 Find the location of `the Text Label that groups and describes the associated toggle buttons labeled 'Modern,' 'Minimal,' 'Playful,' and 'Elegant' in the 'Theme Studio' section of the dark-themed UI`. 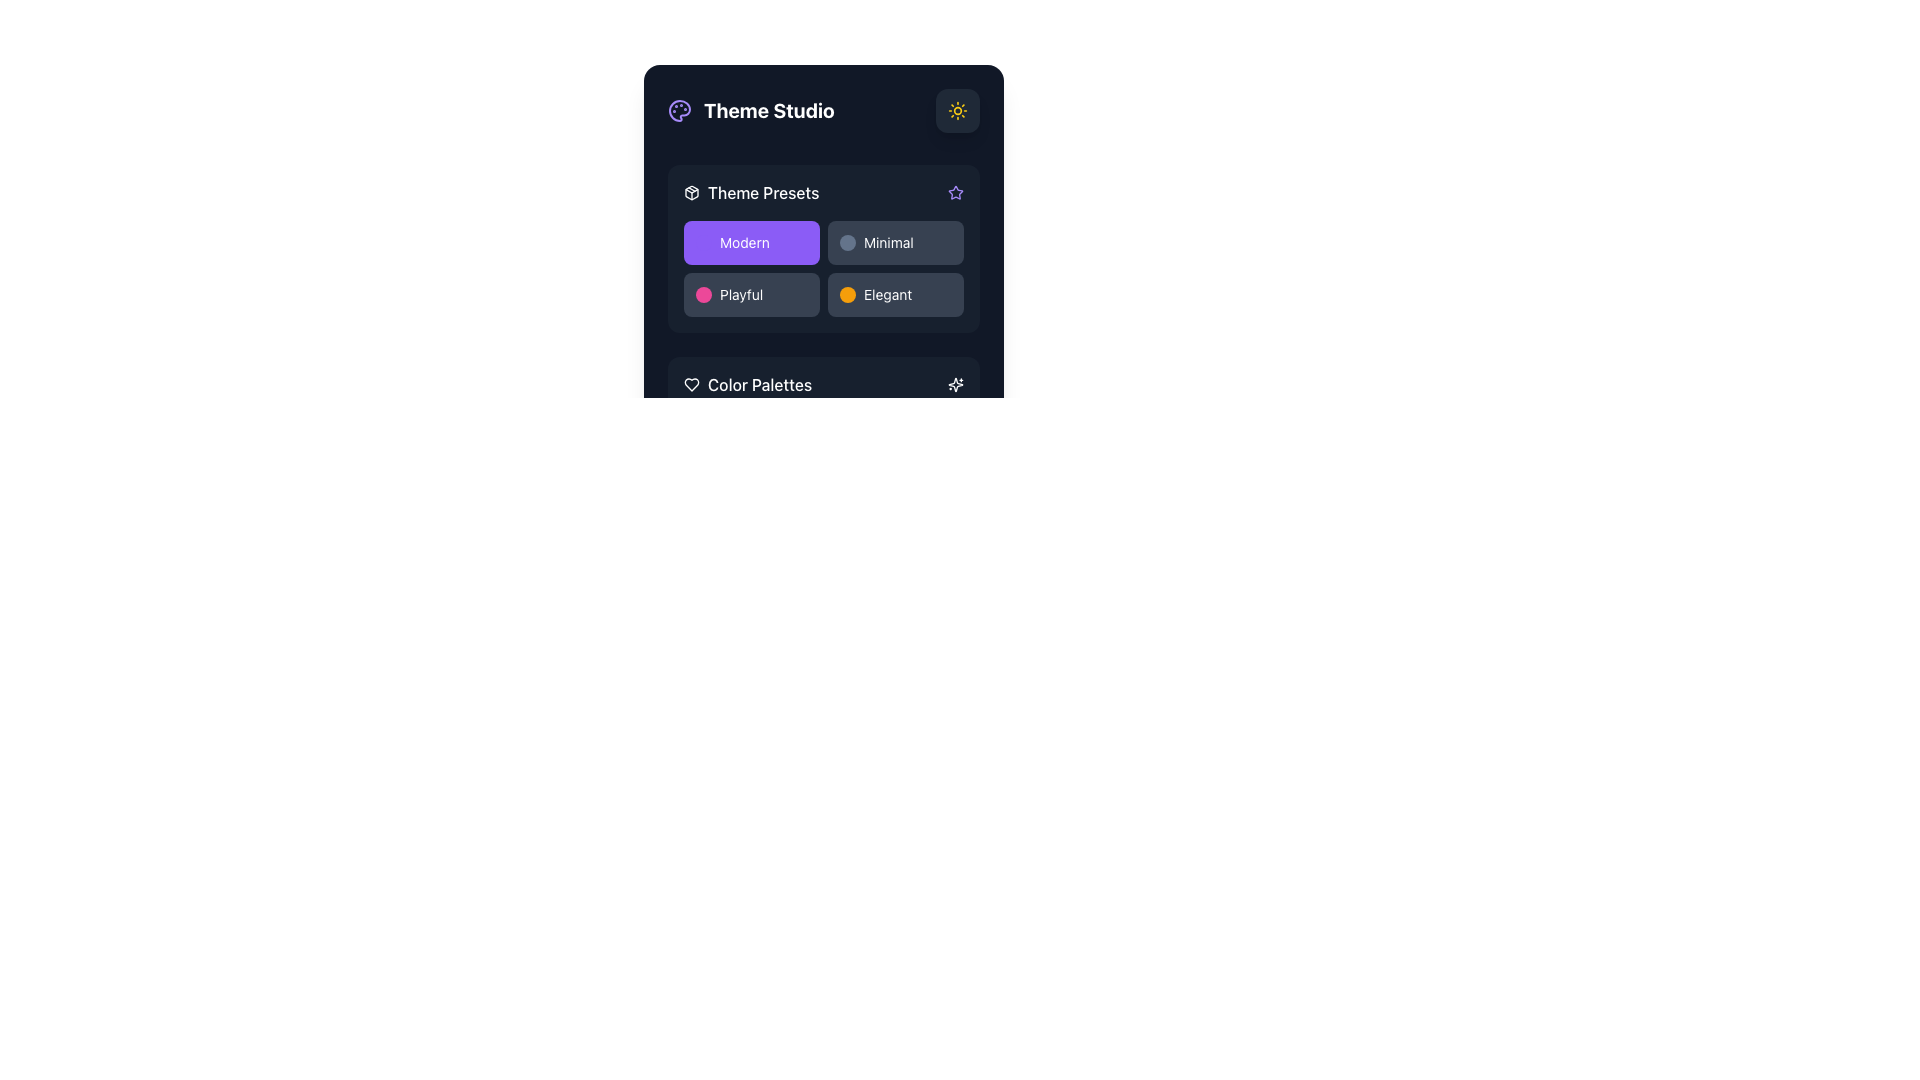

the Text Label that groups and describes the associated toggle buttons labeled 'Modern,' 'Minimal,' 'Playful,' and 'Elegant' in the 'Theme Studio' section of the dark-themed UI is located at coordinates (762, 192).